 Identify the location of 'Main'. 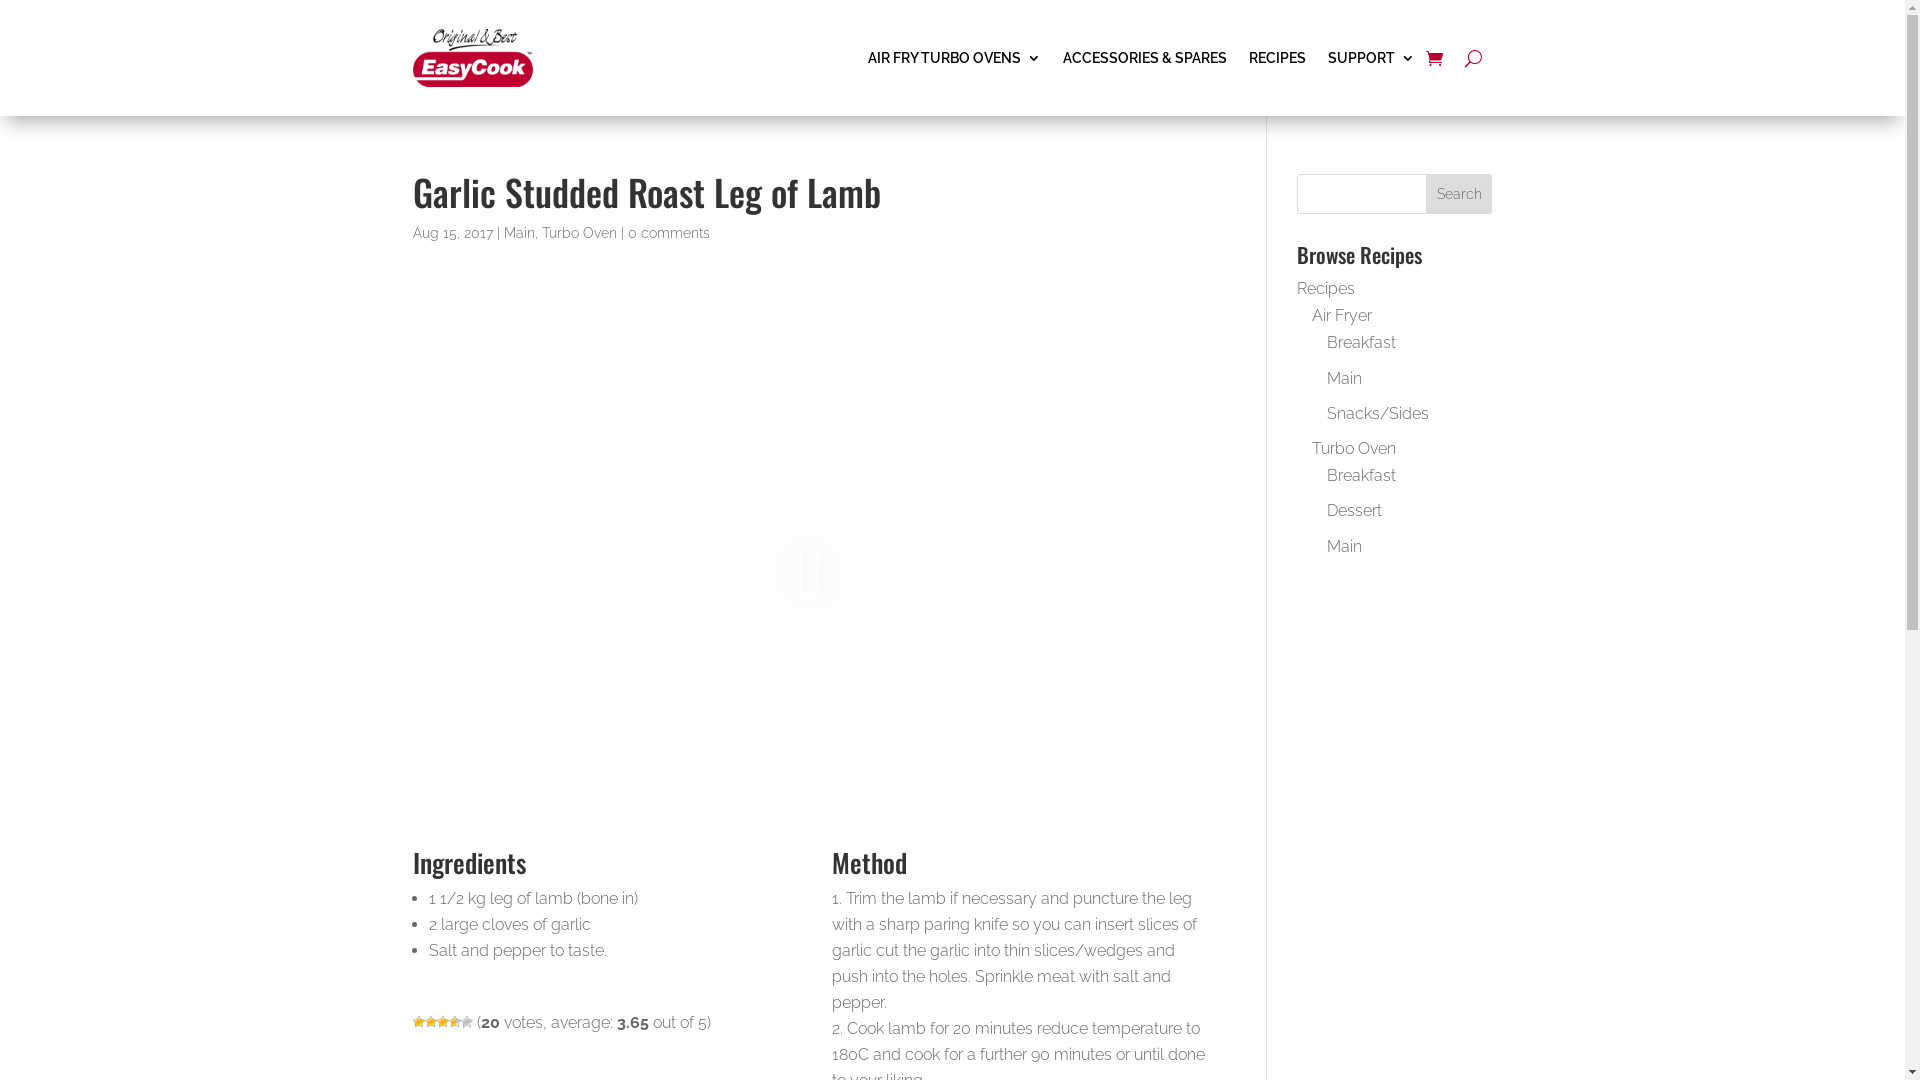
(1344, 545).